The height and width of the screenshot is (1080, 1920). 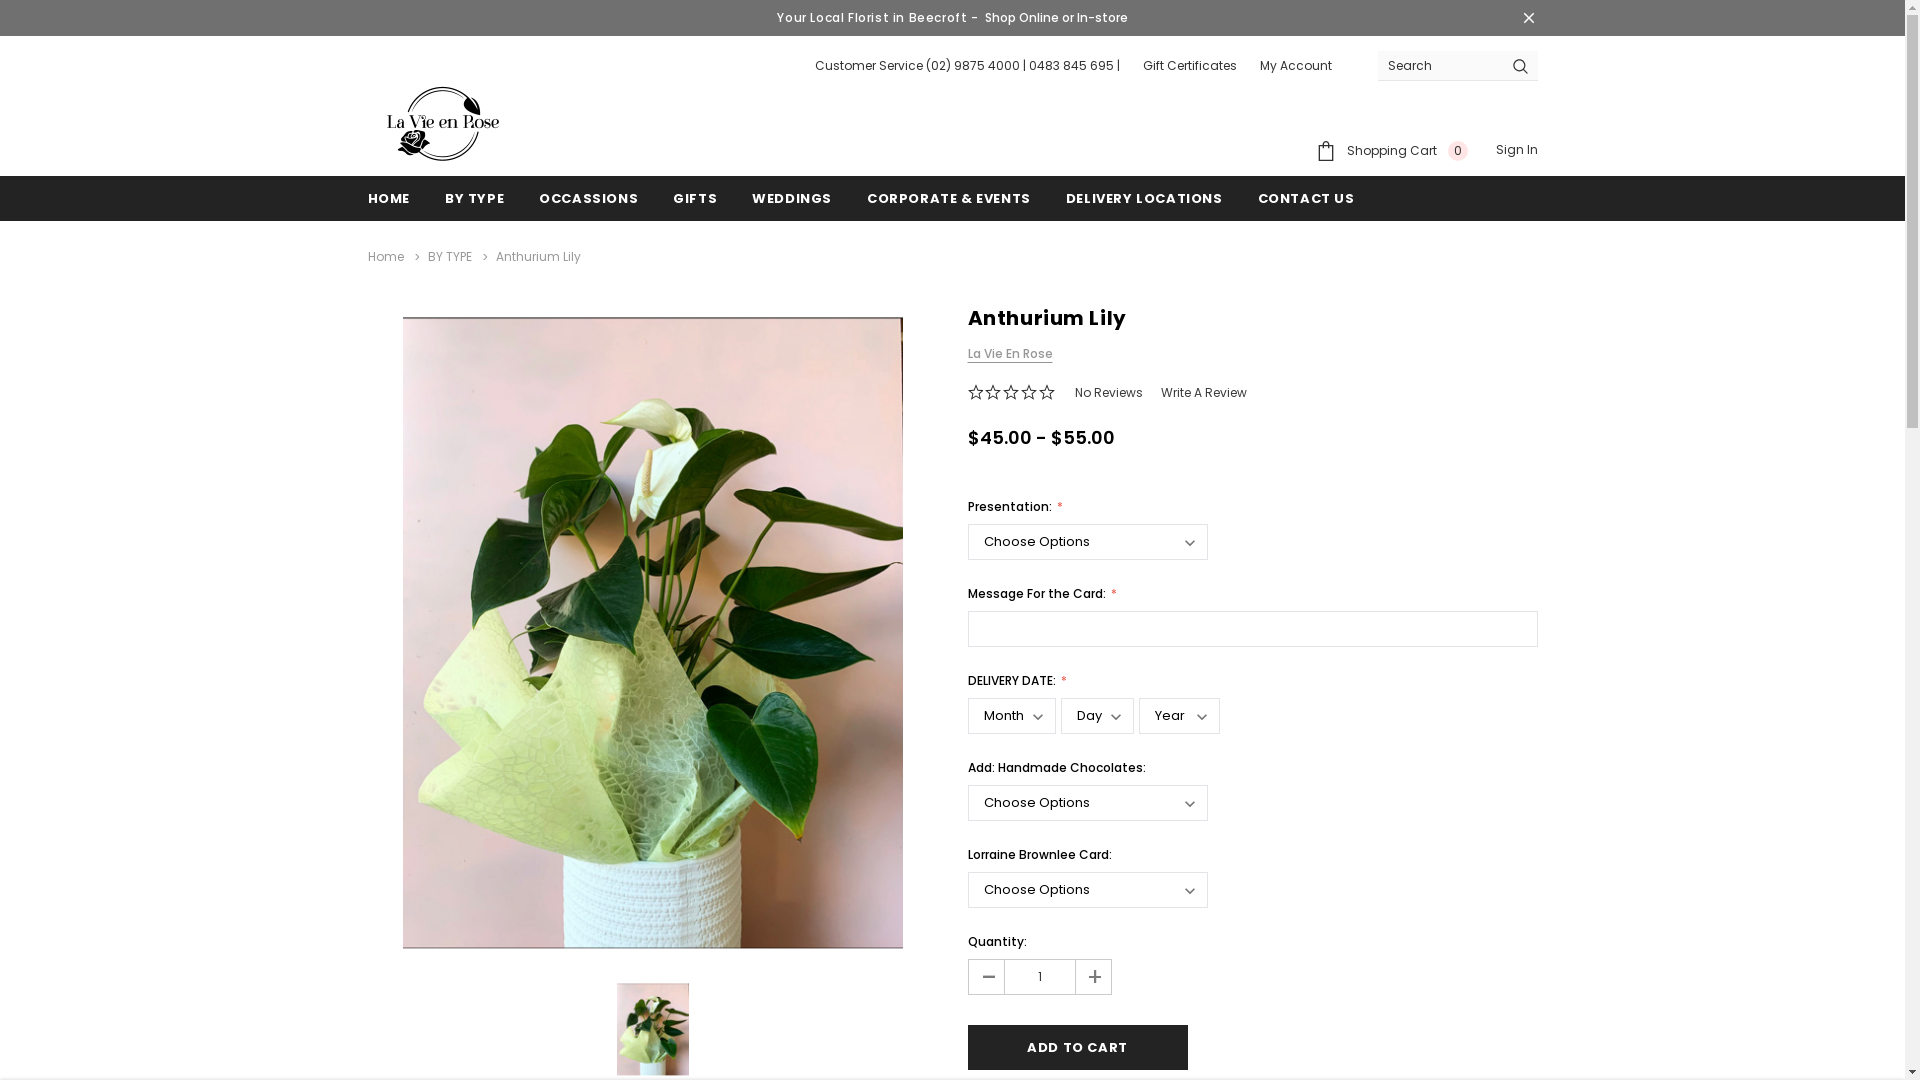 What do you see at coordinates (695, 198) in the screenshot?
I see `'GIFTS'` at bounding box center [695, 198].